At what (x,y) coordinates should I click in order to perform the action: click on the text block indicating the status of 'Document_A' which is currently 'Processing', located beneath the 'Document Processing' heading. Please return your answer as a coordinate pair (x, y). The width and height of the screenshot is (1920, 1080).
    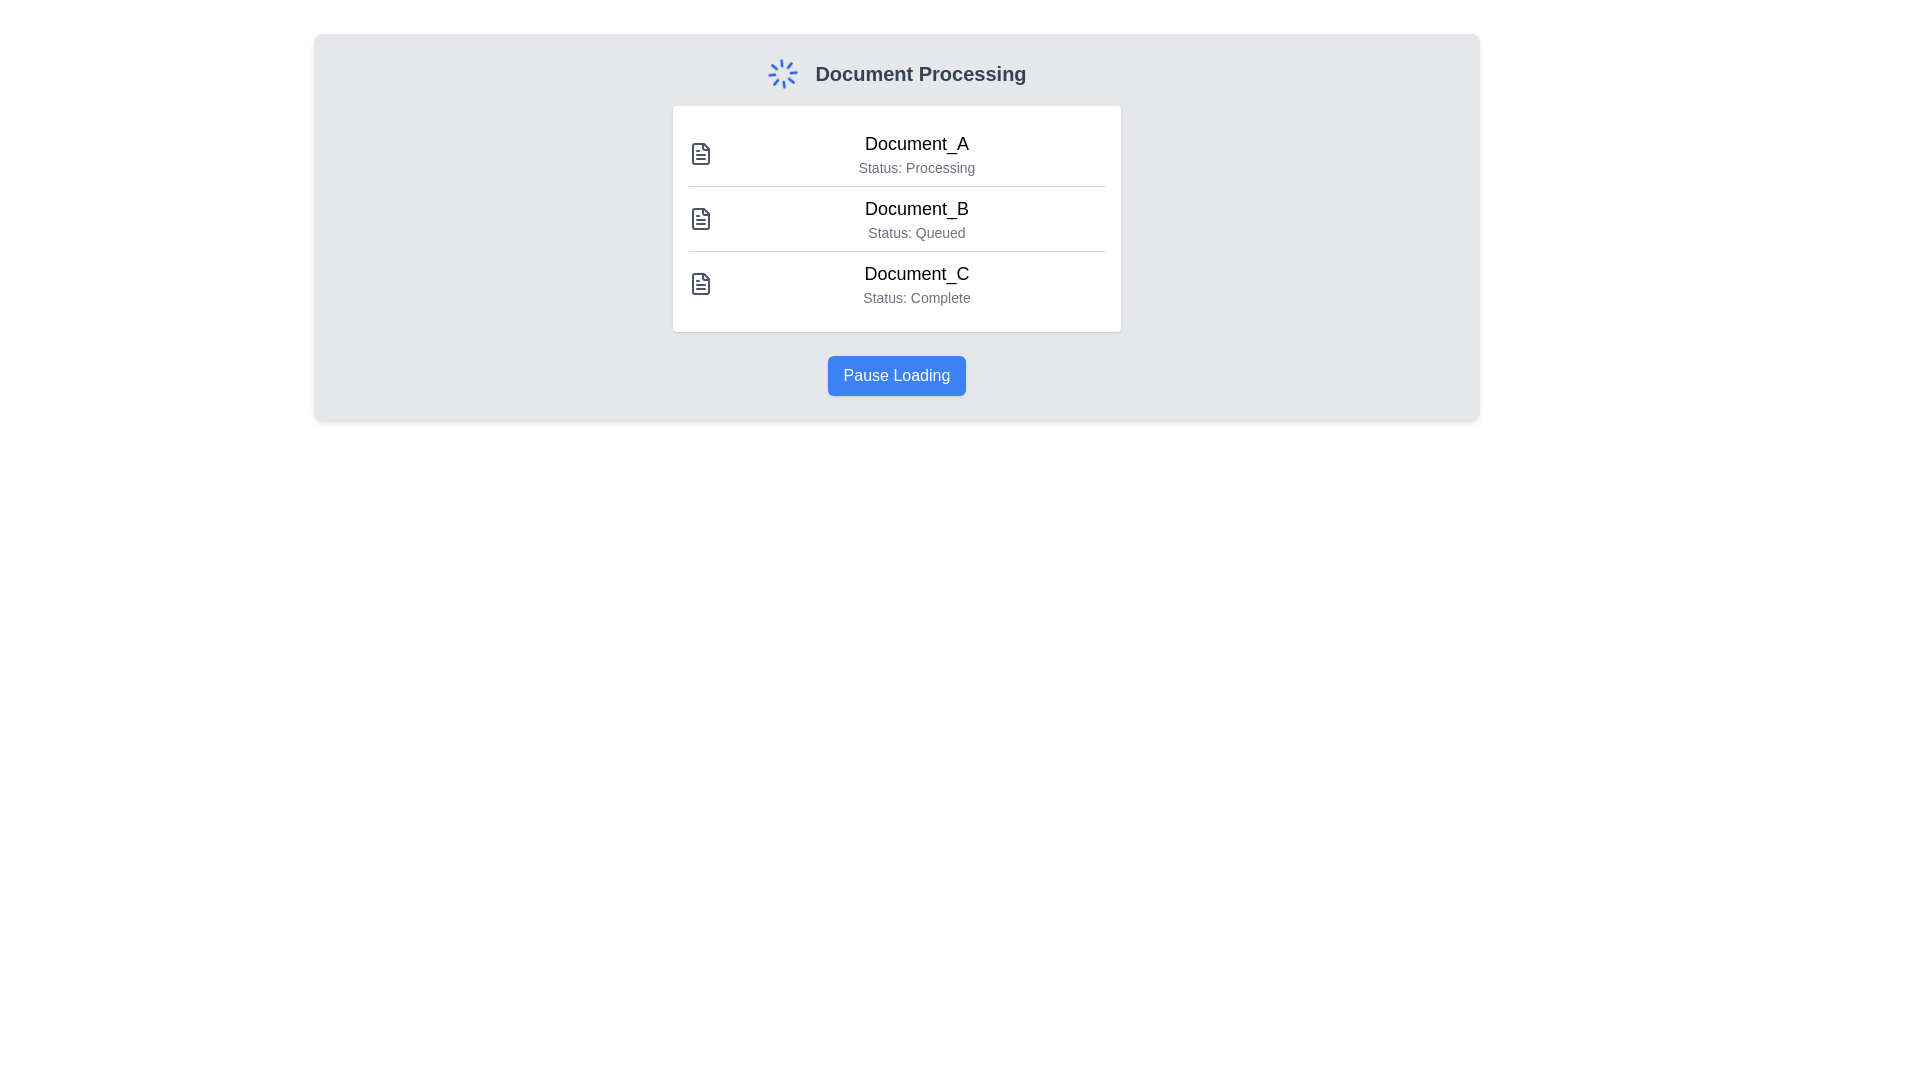
    Looking at the image, I should click on (915, 153).